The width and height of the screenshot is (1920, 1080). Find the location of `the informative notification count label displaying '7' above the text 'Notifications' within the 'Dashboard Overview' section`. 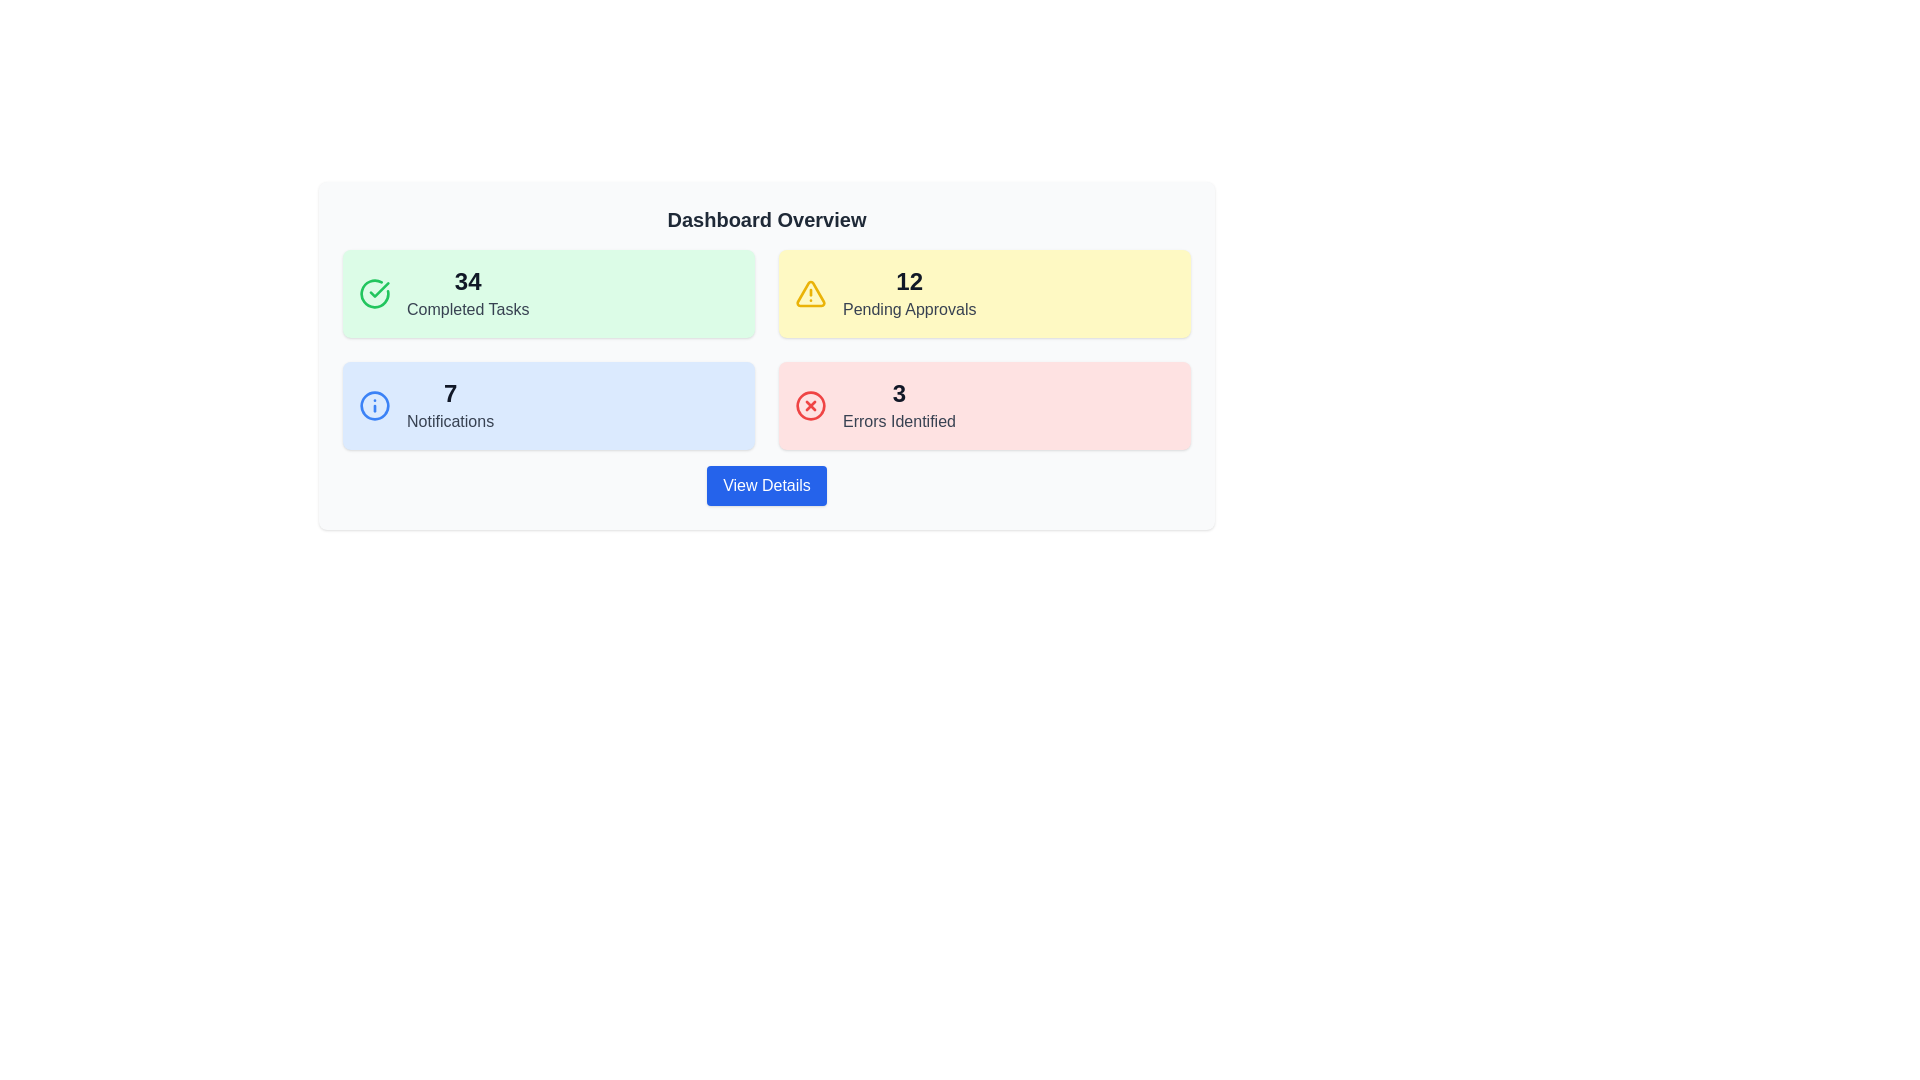

the informative notification count label displaying '7' above the text 'Notifications' within the 'Dashboard Overview' section is located at coordinates (449, 405).